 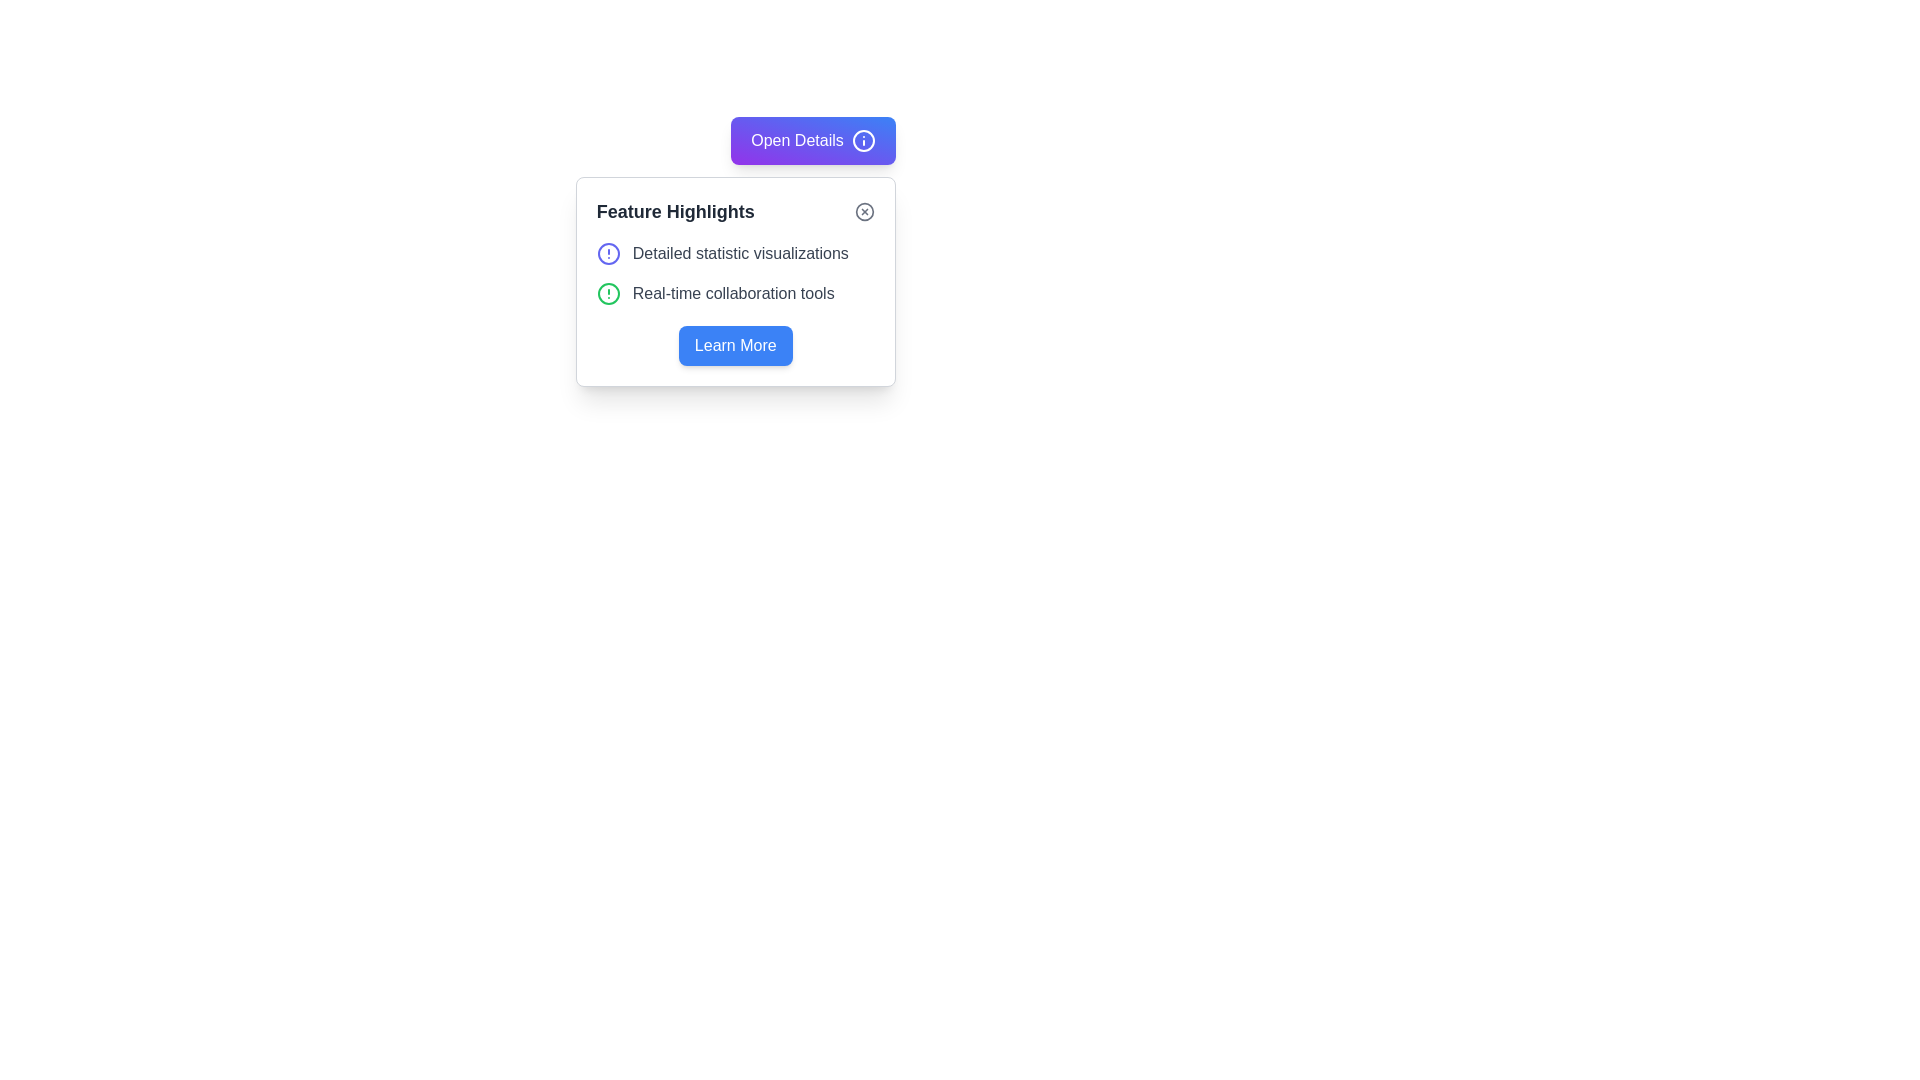 What do you see at coordinates (607, 253) in the screenshot?
I see `the circular SVG icon located to the left of the 'Detailed statistic visualizations' text in the 'Feature Highlights' card` at bounding box center [607, 253].